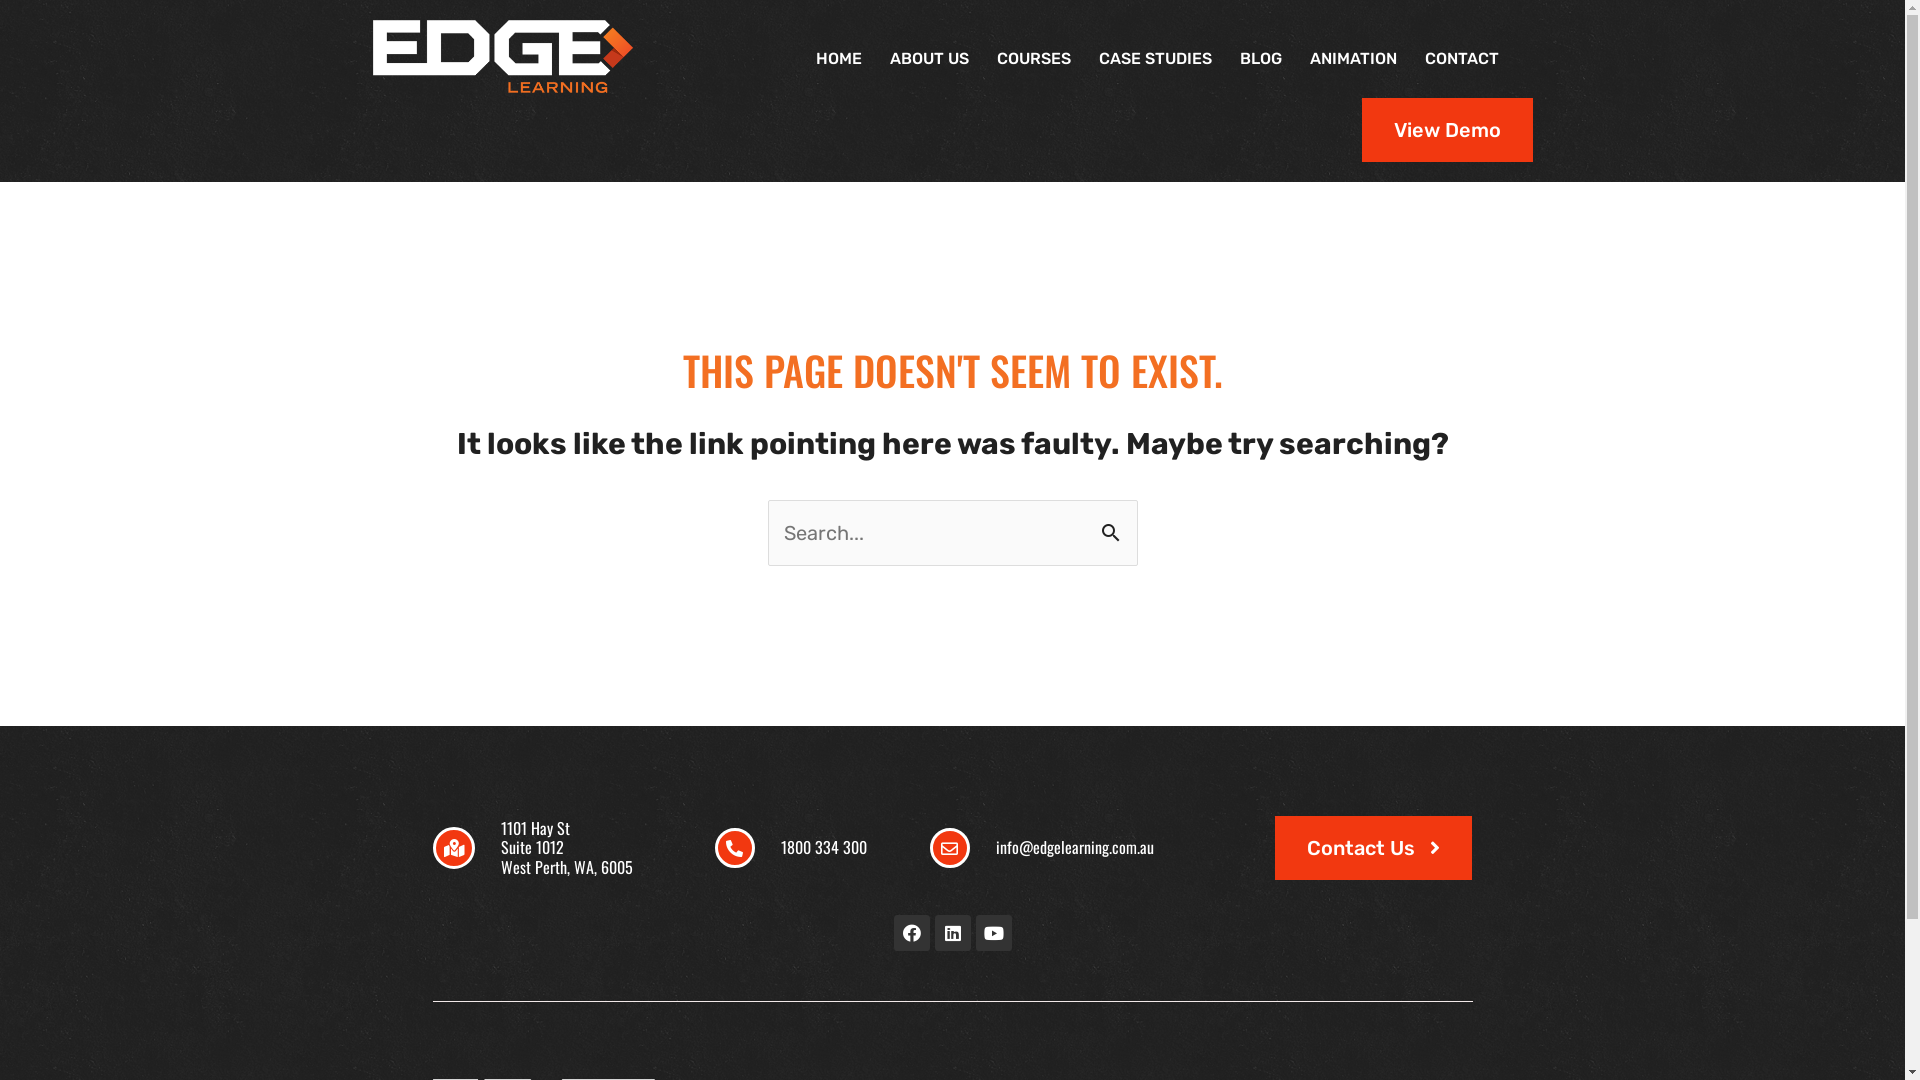  What do you see at coordinates (875, 57) in the screenshot?
I see `'ABOUT US'` at bounding box center [875, 57].